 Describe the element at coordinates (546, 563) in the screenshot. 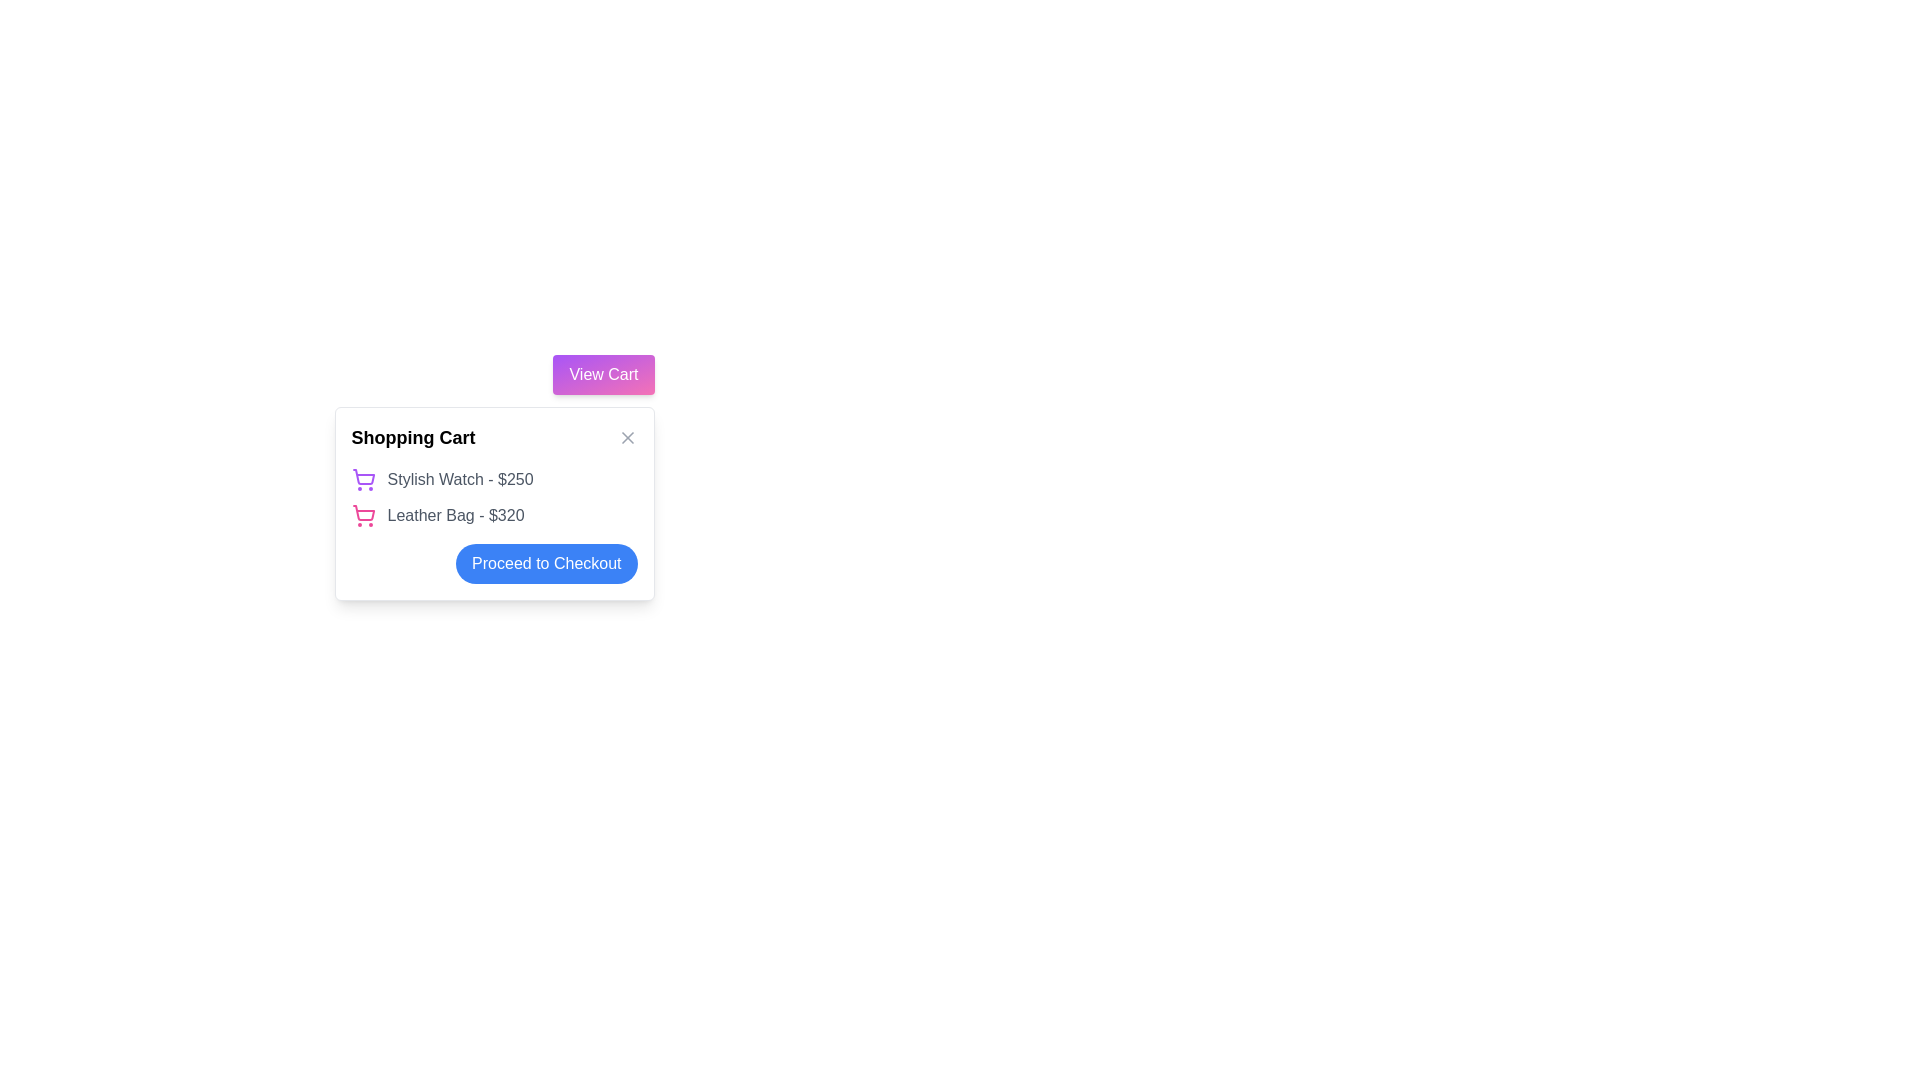

I see `the checkout button located in the shopping cart summary box to proceed to the checkout process` at that location.